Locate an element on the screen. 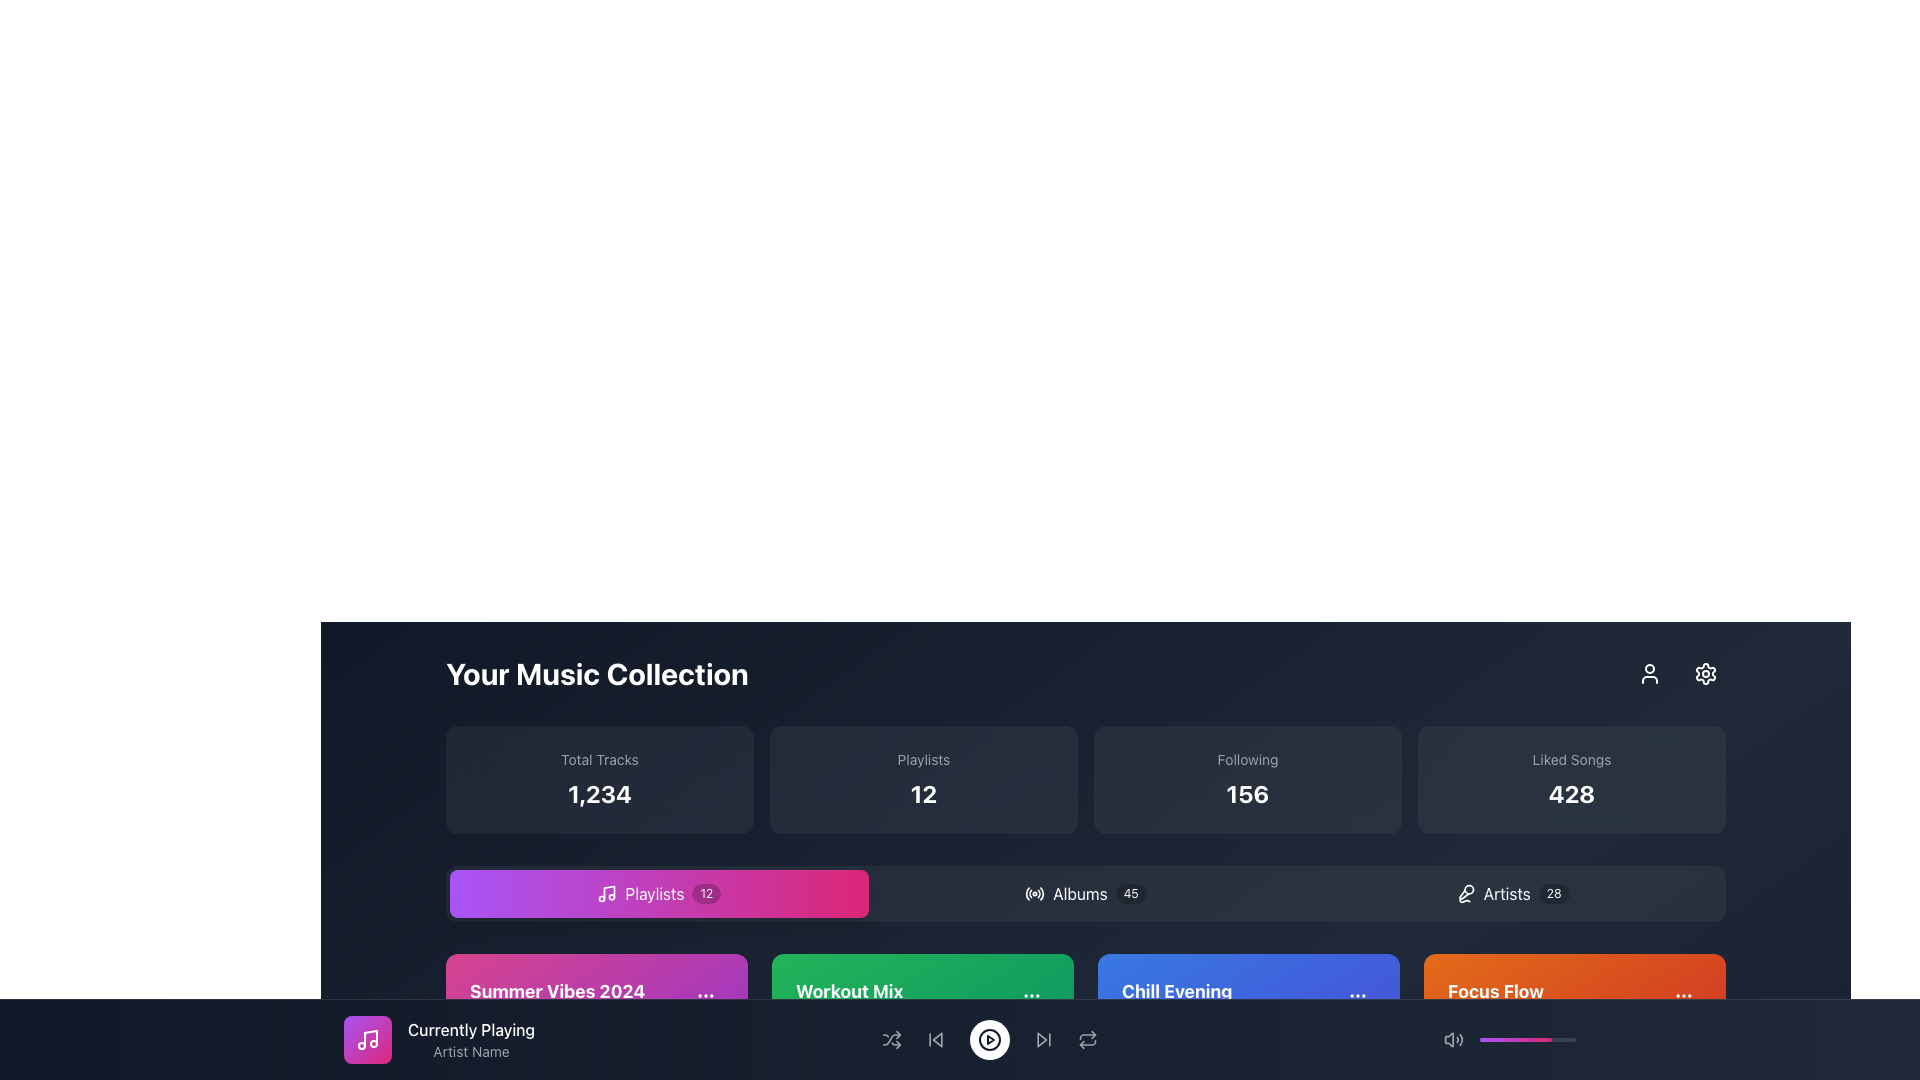 The image size is (1920, 1080). the circular play button with a filled black background and a thin white border, which has a triangular play icon centered within it, to play or pause the media is located at coordinates (989, 1039).